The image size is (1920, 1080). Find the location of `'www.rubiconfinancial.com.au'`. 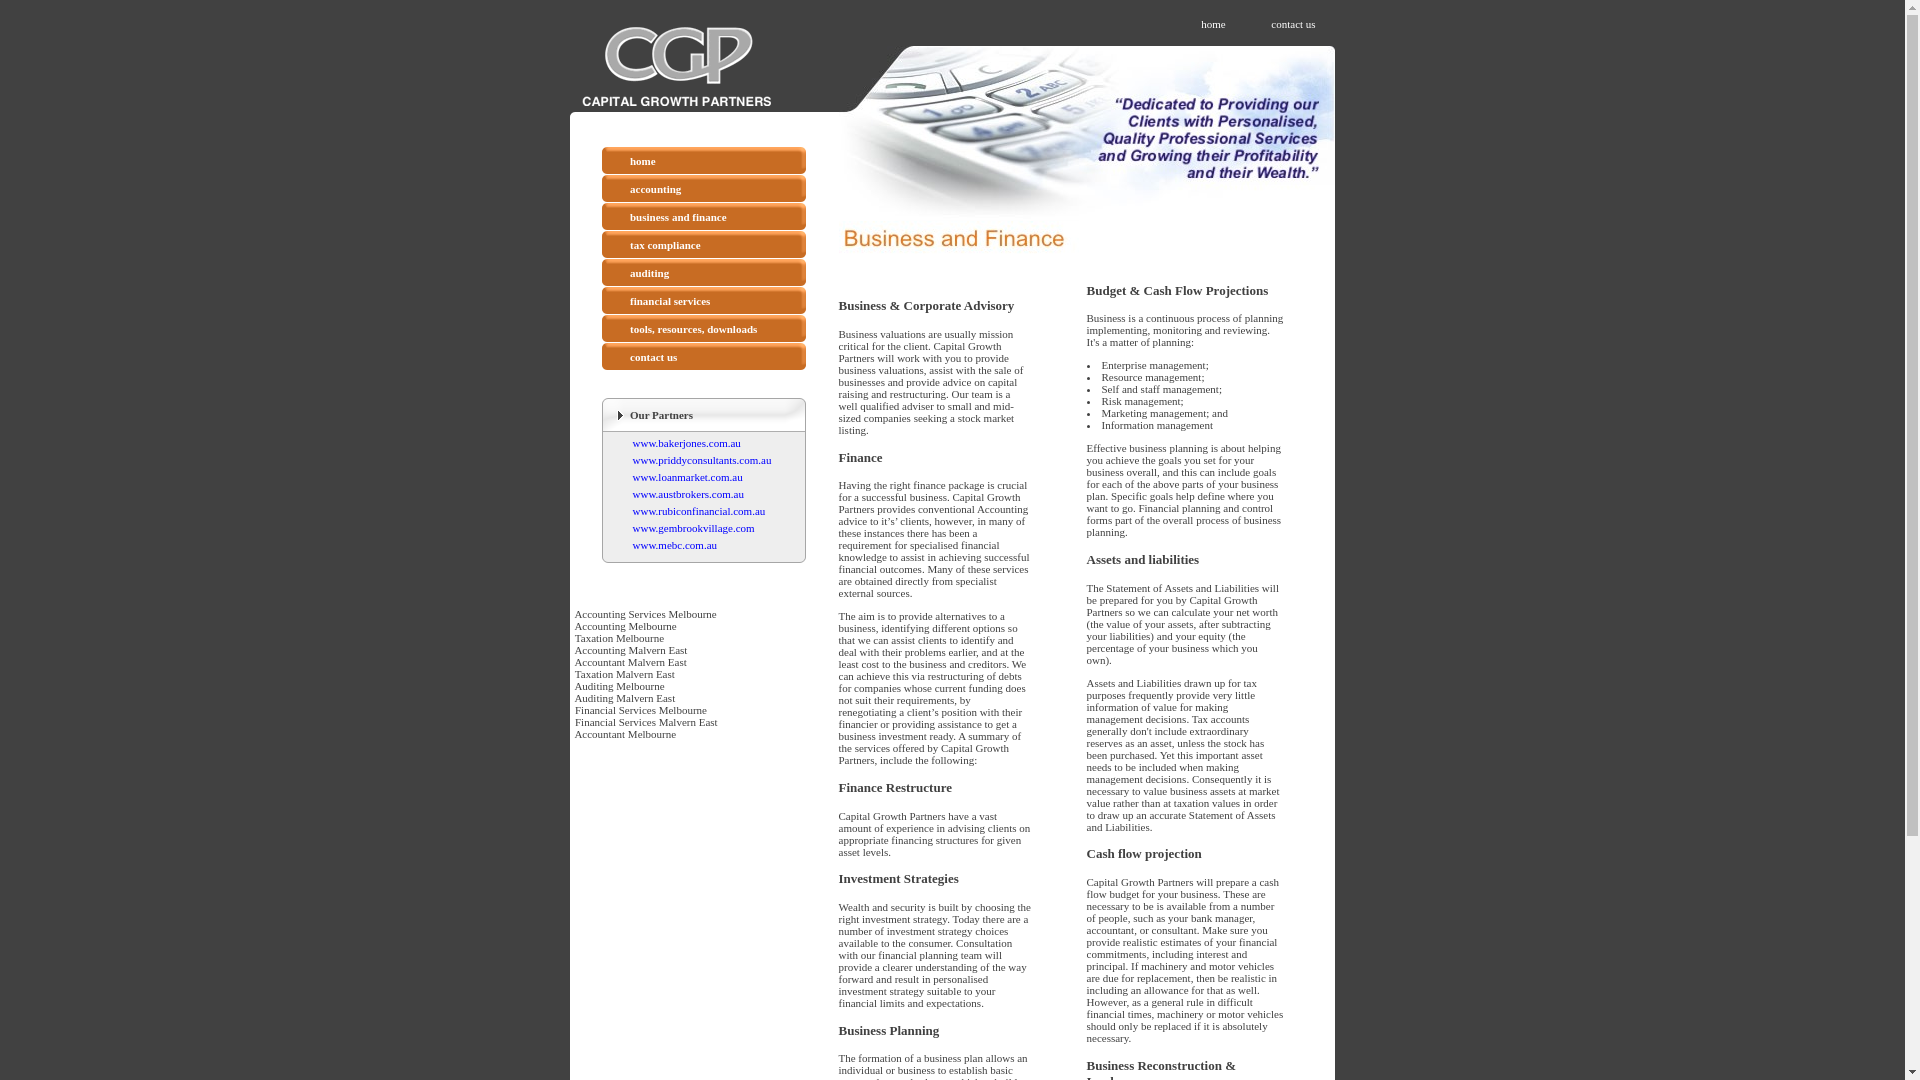

'www.rubiconfinancial.com.au' is located at coordinates (698, 509).